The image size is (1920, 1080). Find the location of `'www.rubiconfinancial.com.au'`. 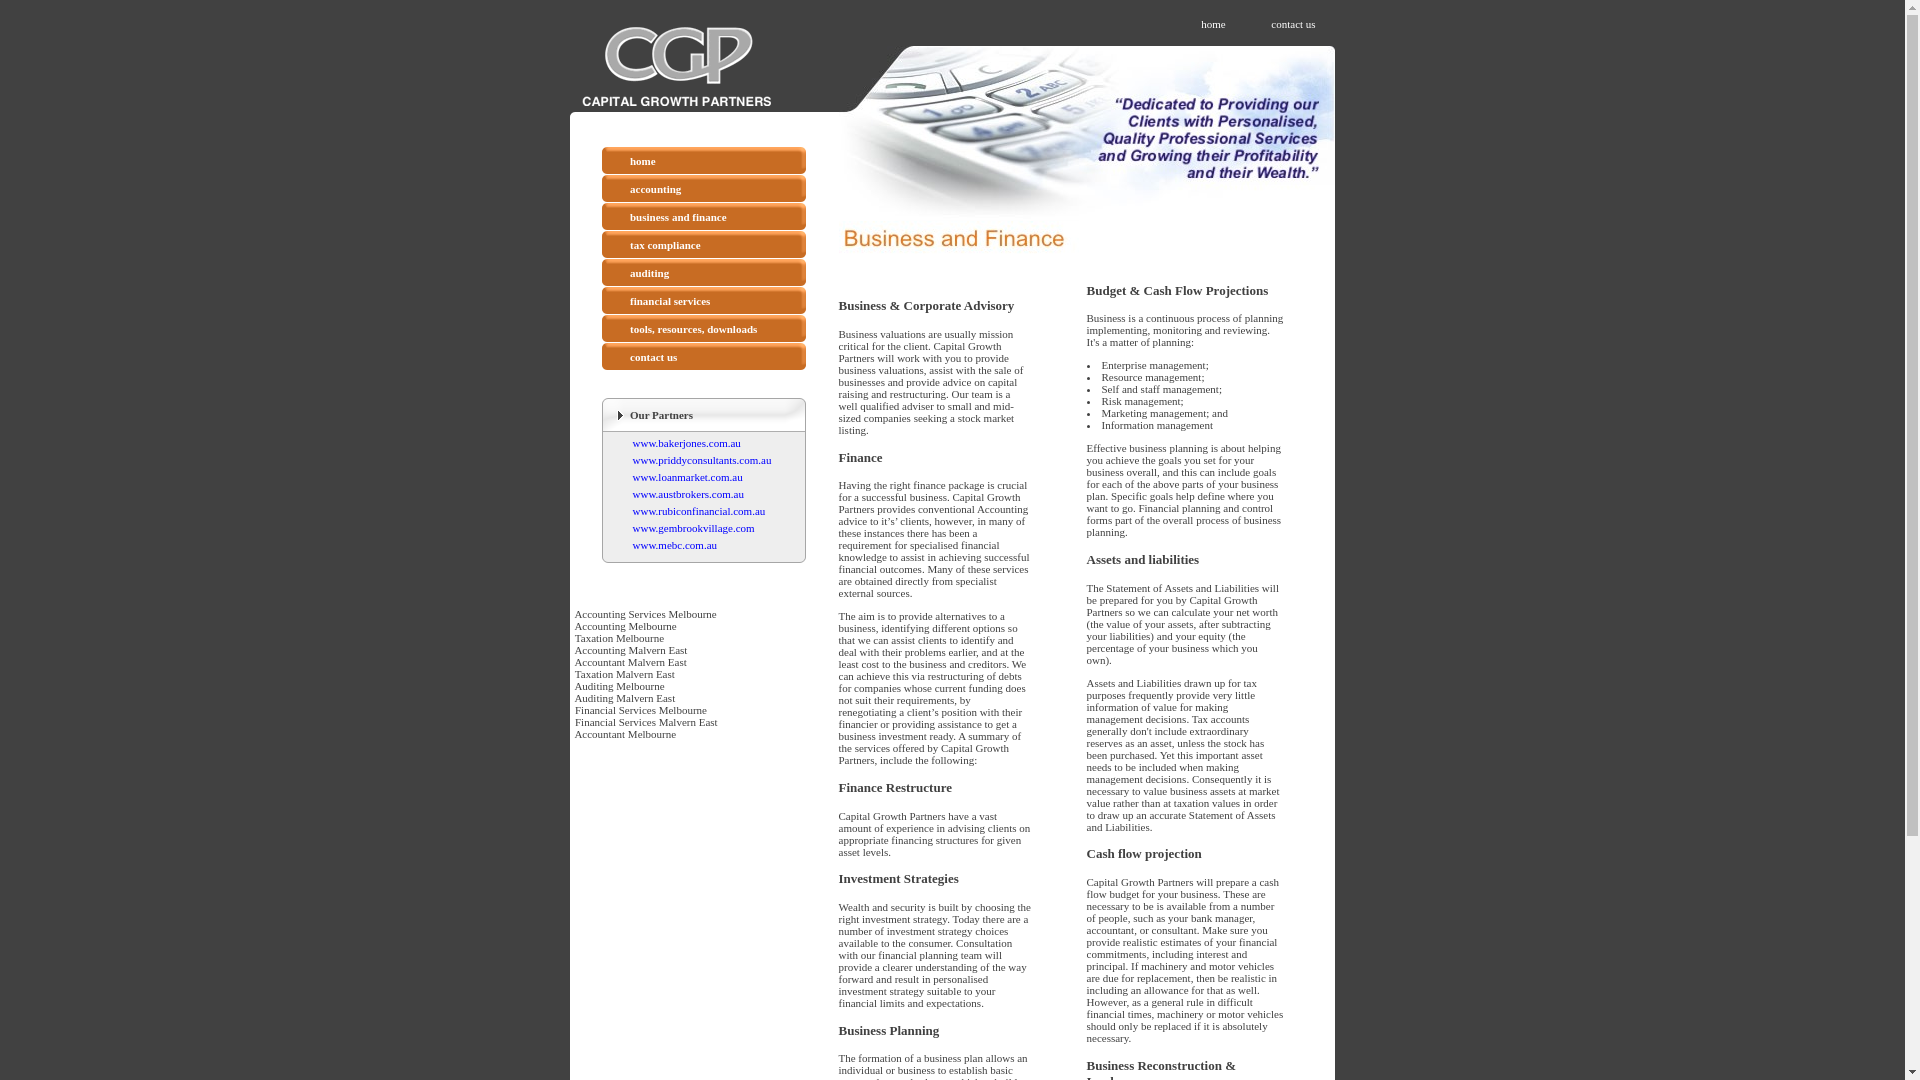

'www.rubiconfinancial.com.au' is located at coordinates (698, 509).